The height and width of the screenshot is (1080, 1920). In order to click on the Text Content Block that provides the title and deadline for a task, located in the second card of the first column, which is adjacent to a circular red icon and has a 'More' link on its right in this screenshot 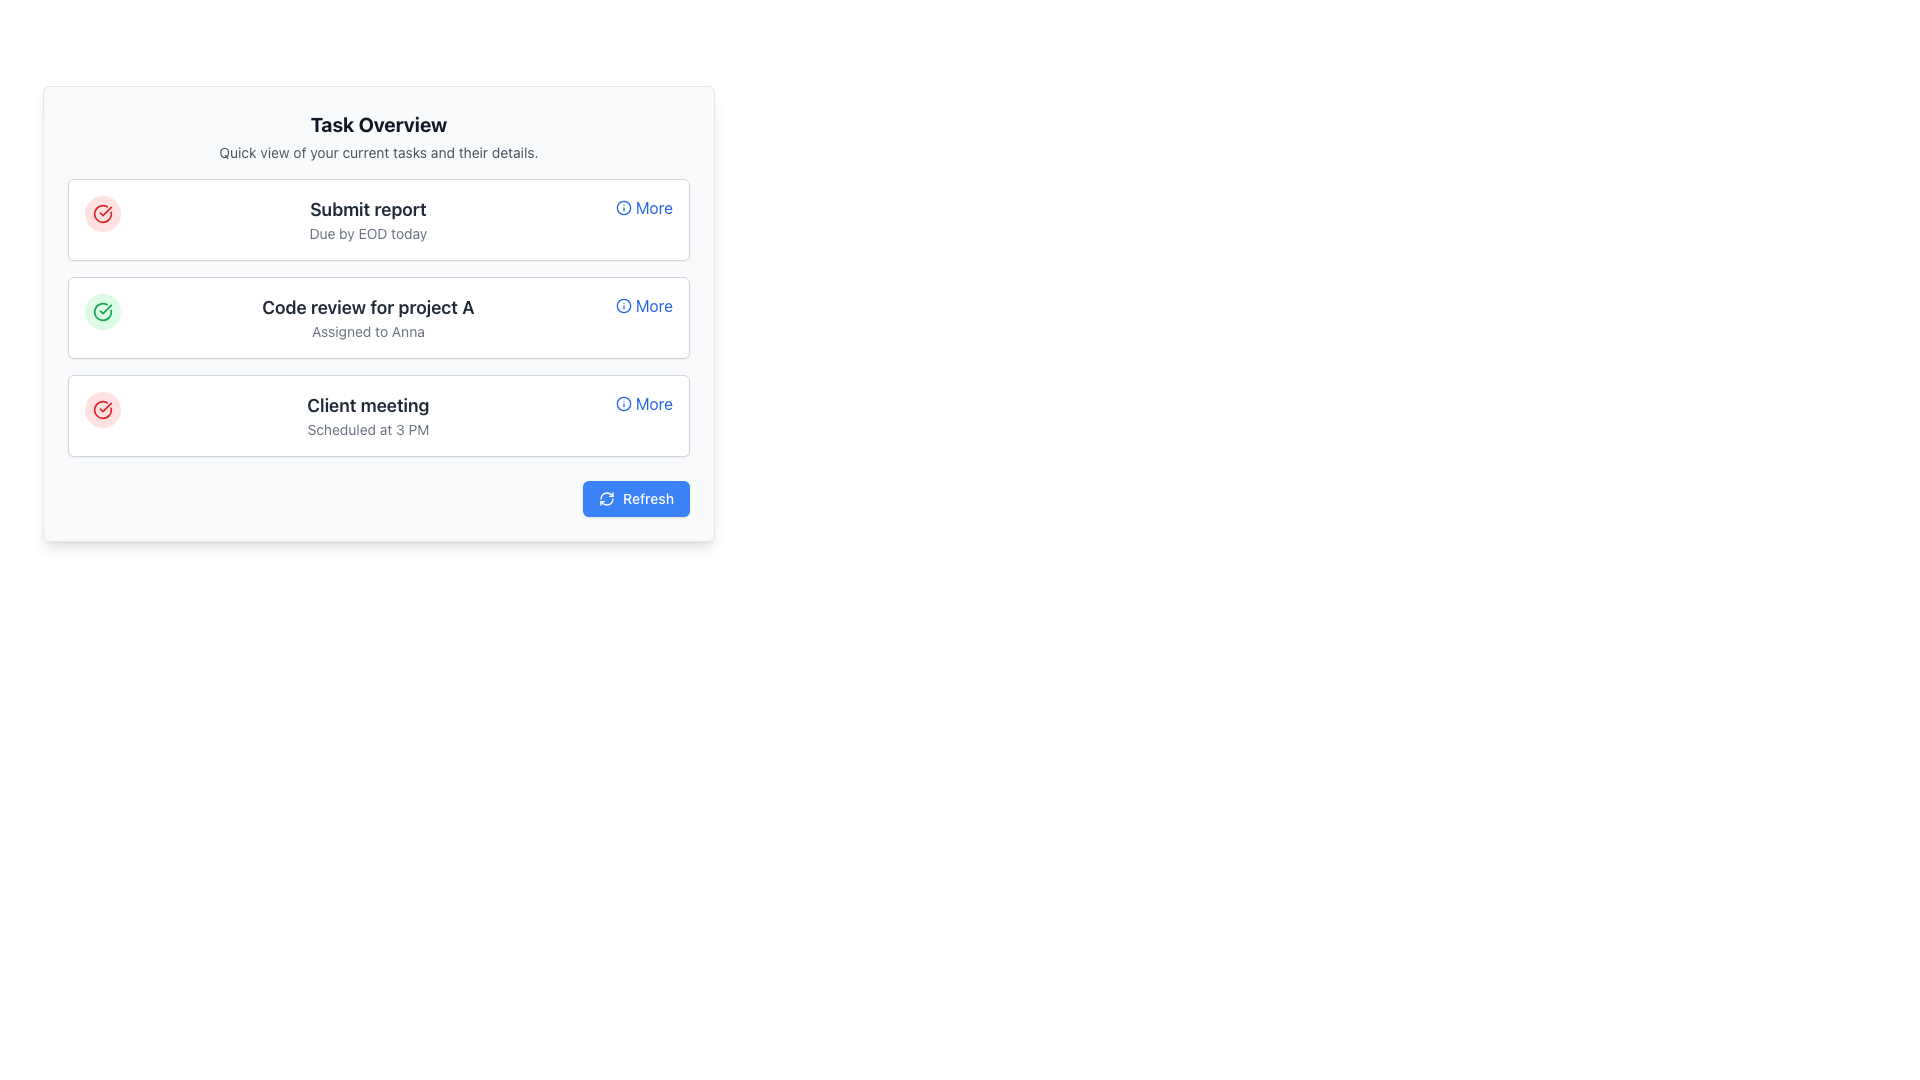, I will do `click(368, 219)`.